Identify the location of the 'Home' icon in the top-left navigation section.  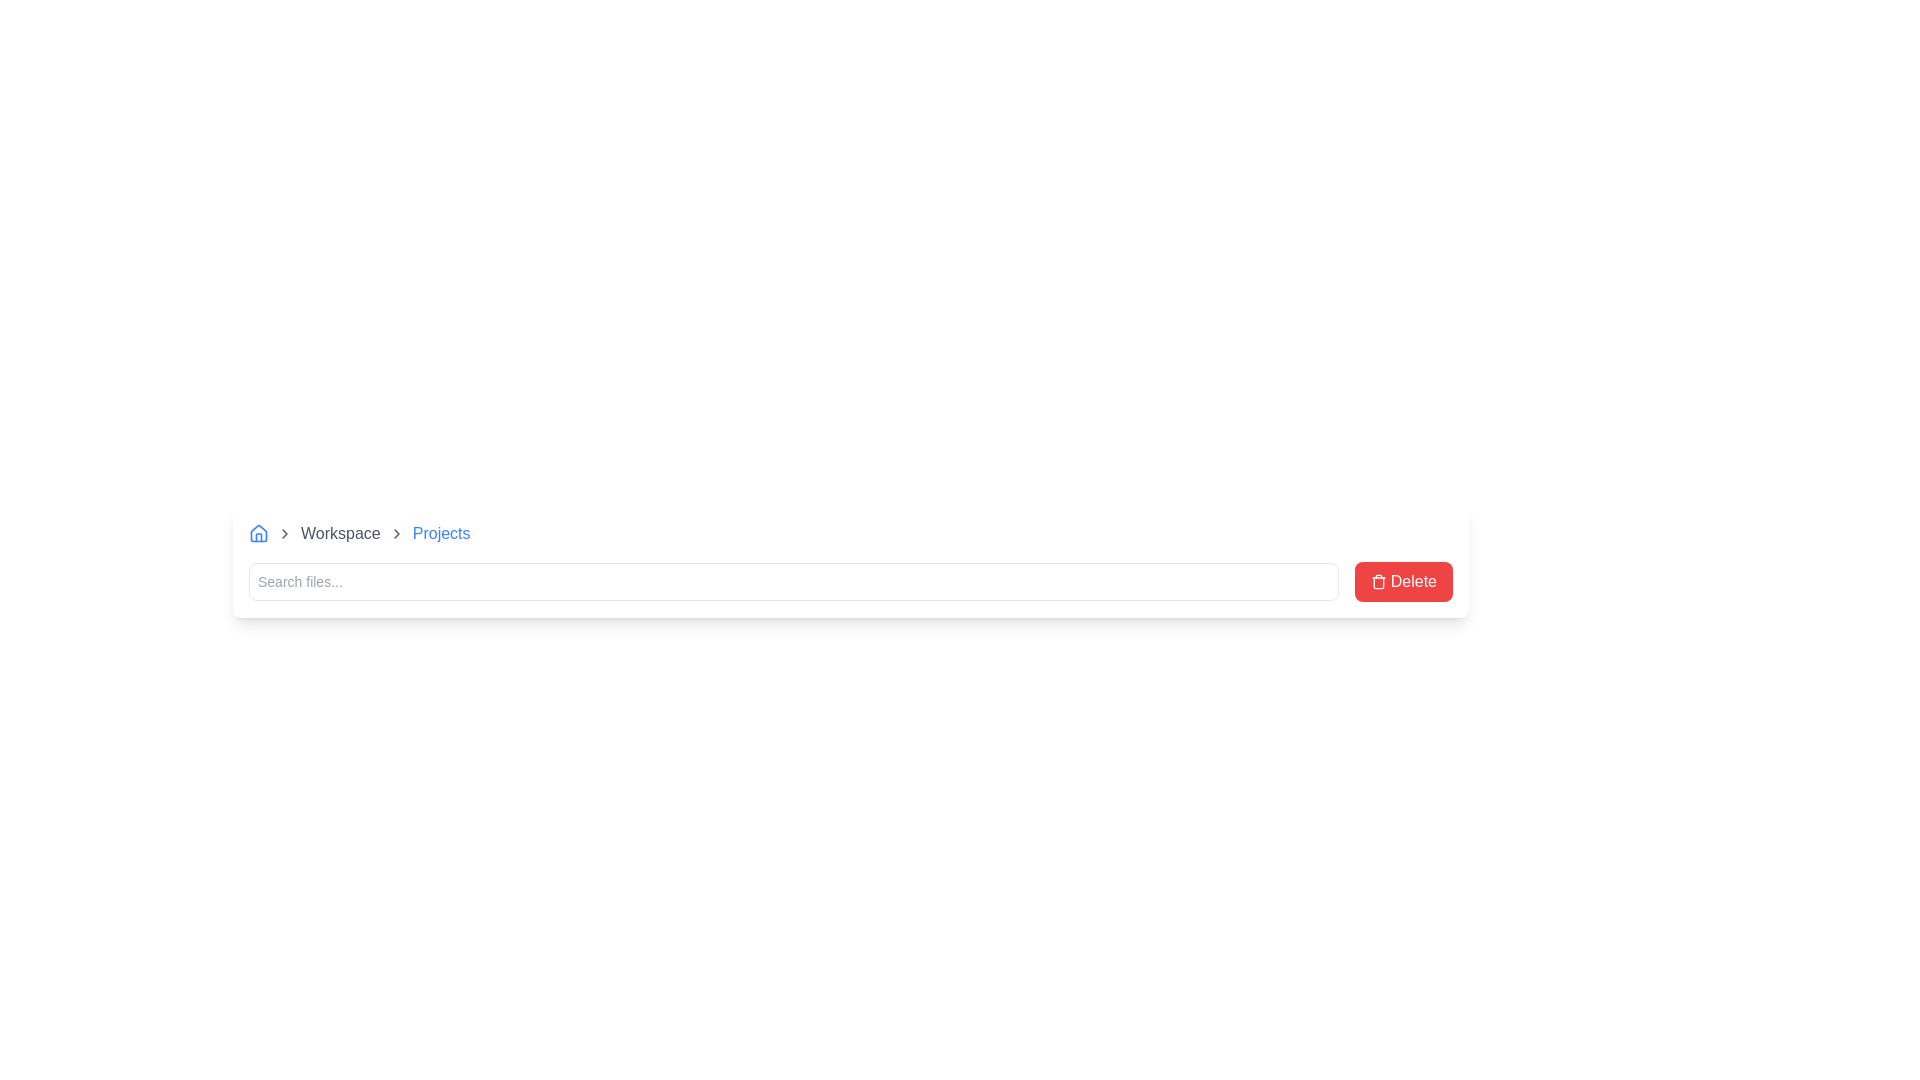
(258, 531).